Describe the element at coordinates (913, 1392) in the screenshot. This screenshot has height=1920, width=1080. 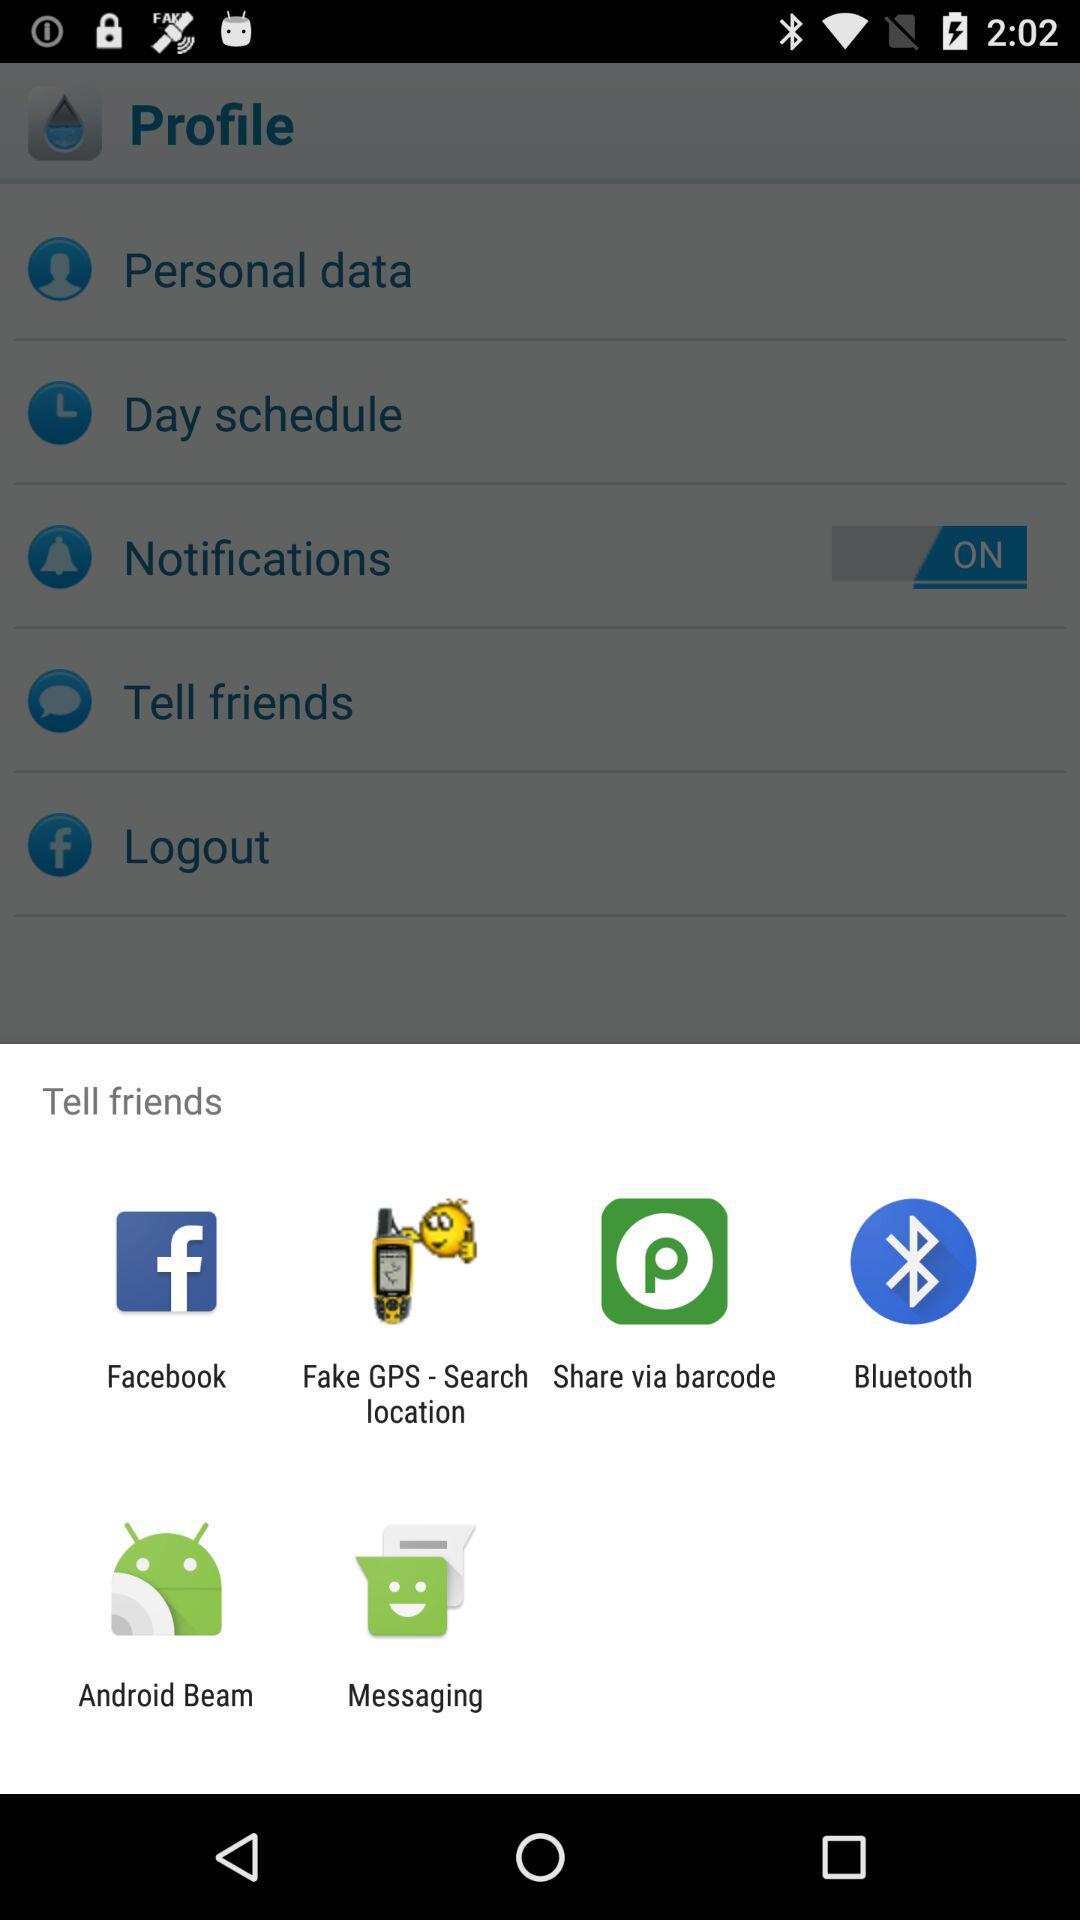
I see `the icon next to share via barcode item` at that location.